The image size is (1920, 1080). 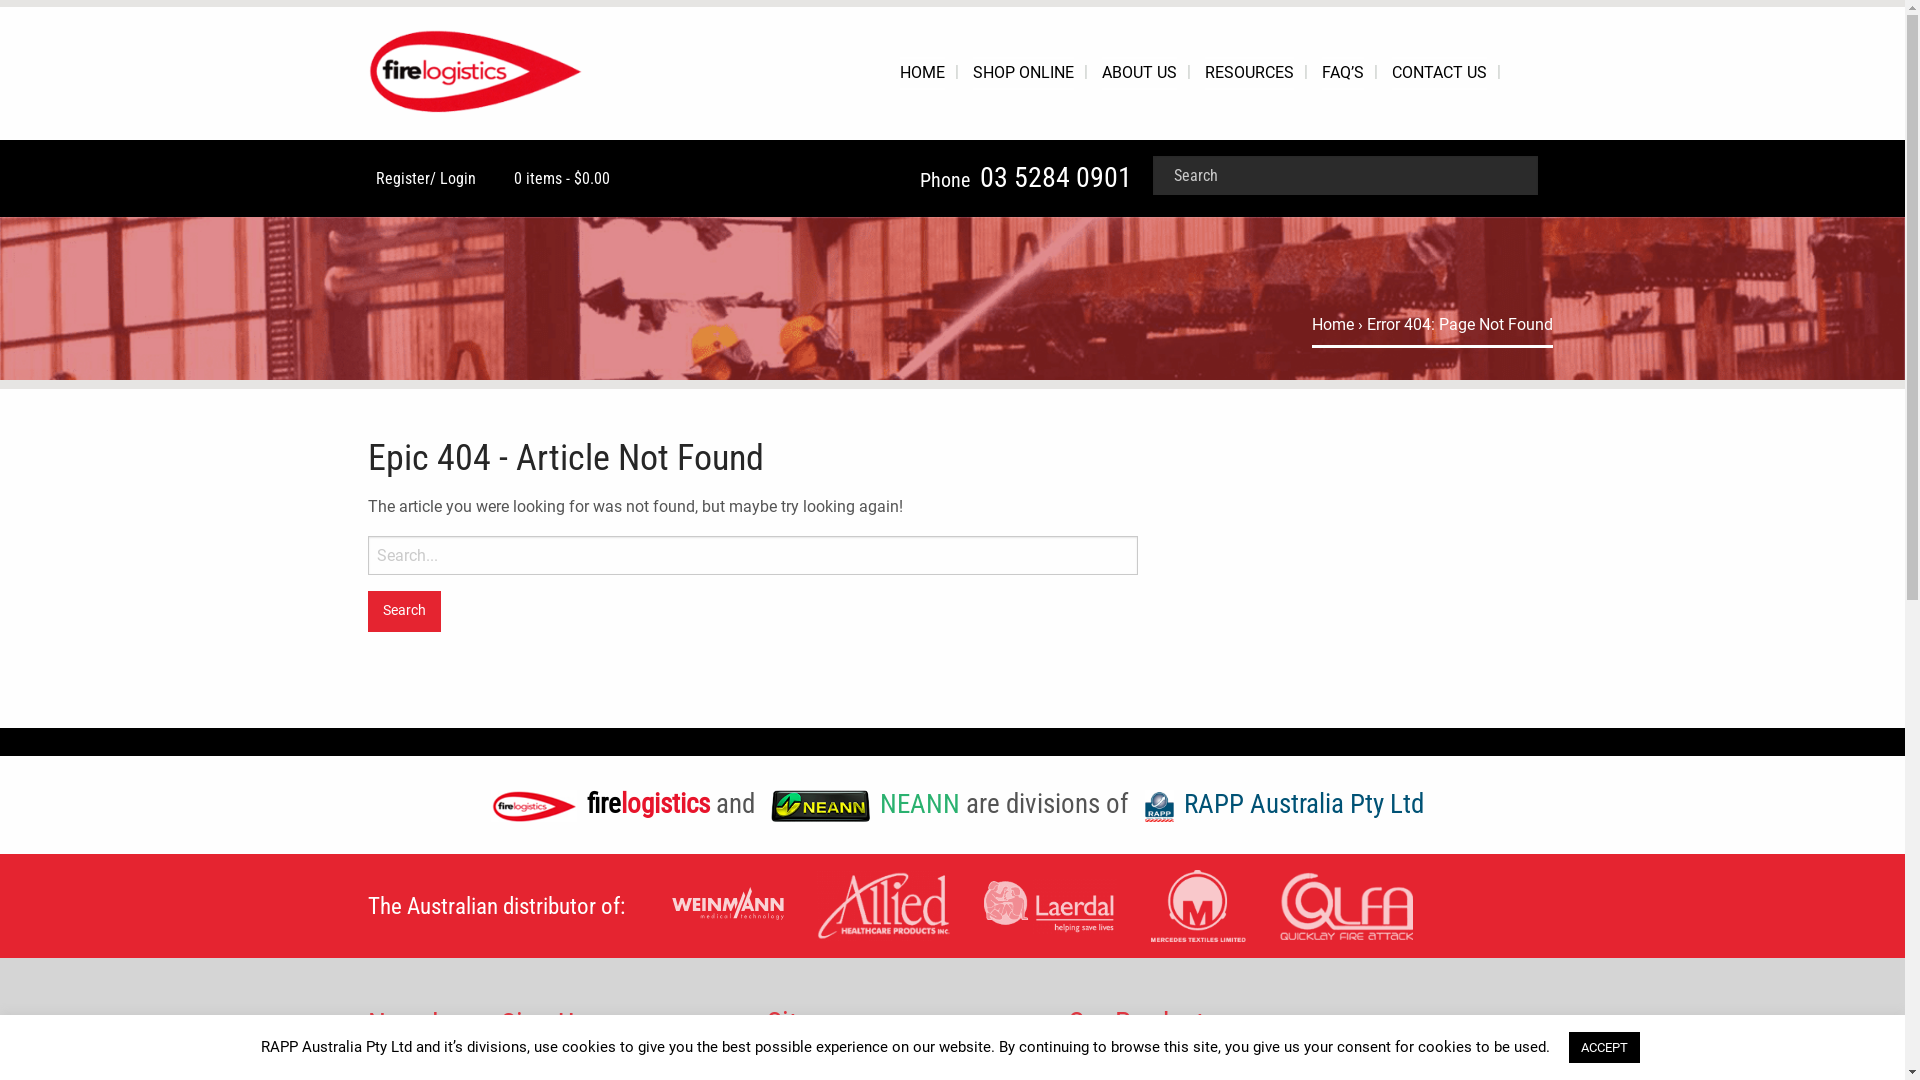 I want to click on 'ABOUT US', so click(x=1101, y=72).